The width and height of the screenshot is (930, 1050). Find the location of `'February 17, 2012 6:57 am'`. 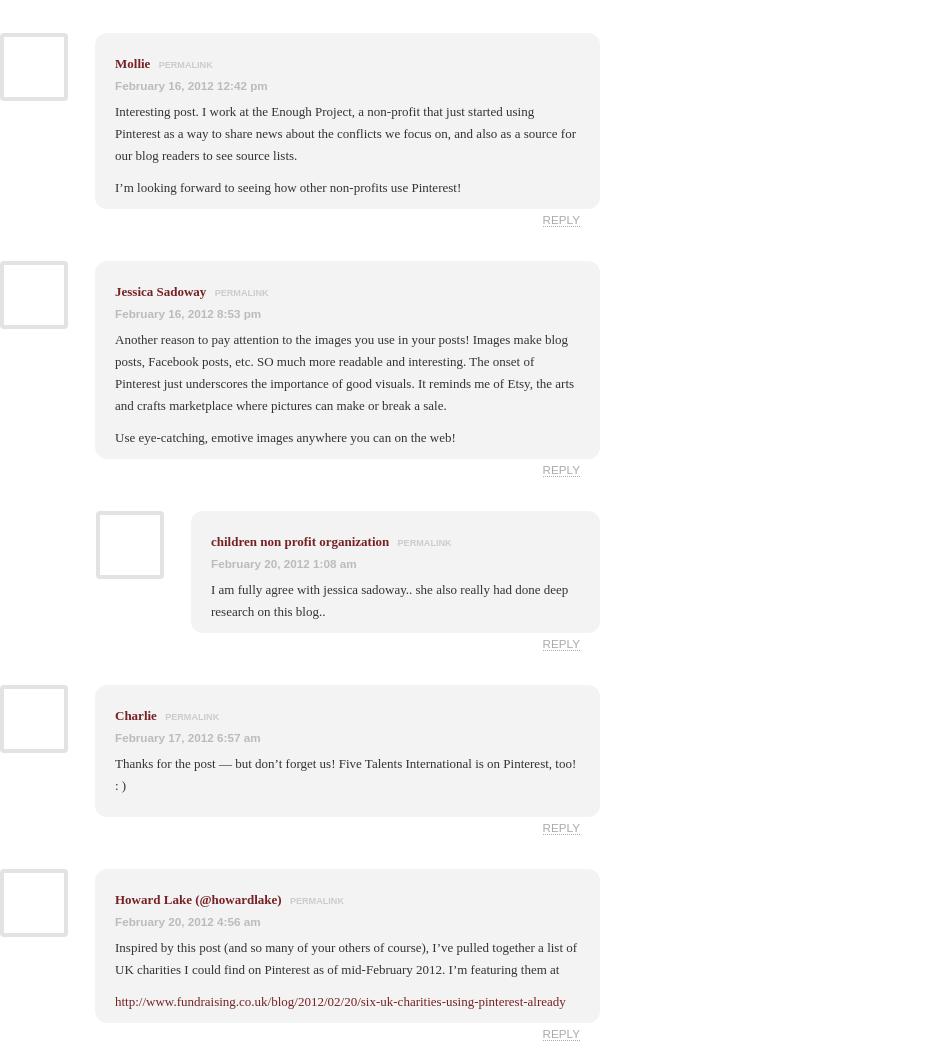

'February 17, 2012 6:57 am' is located at coordinates (186, 735).